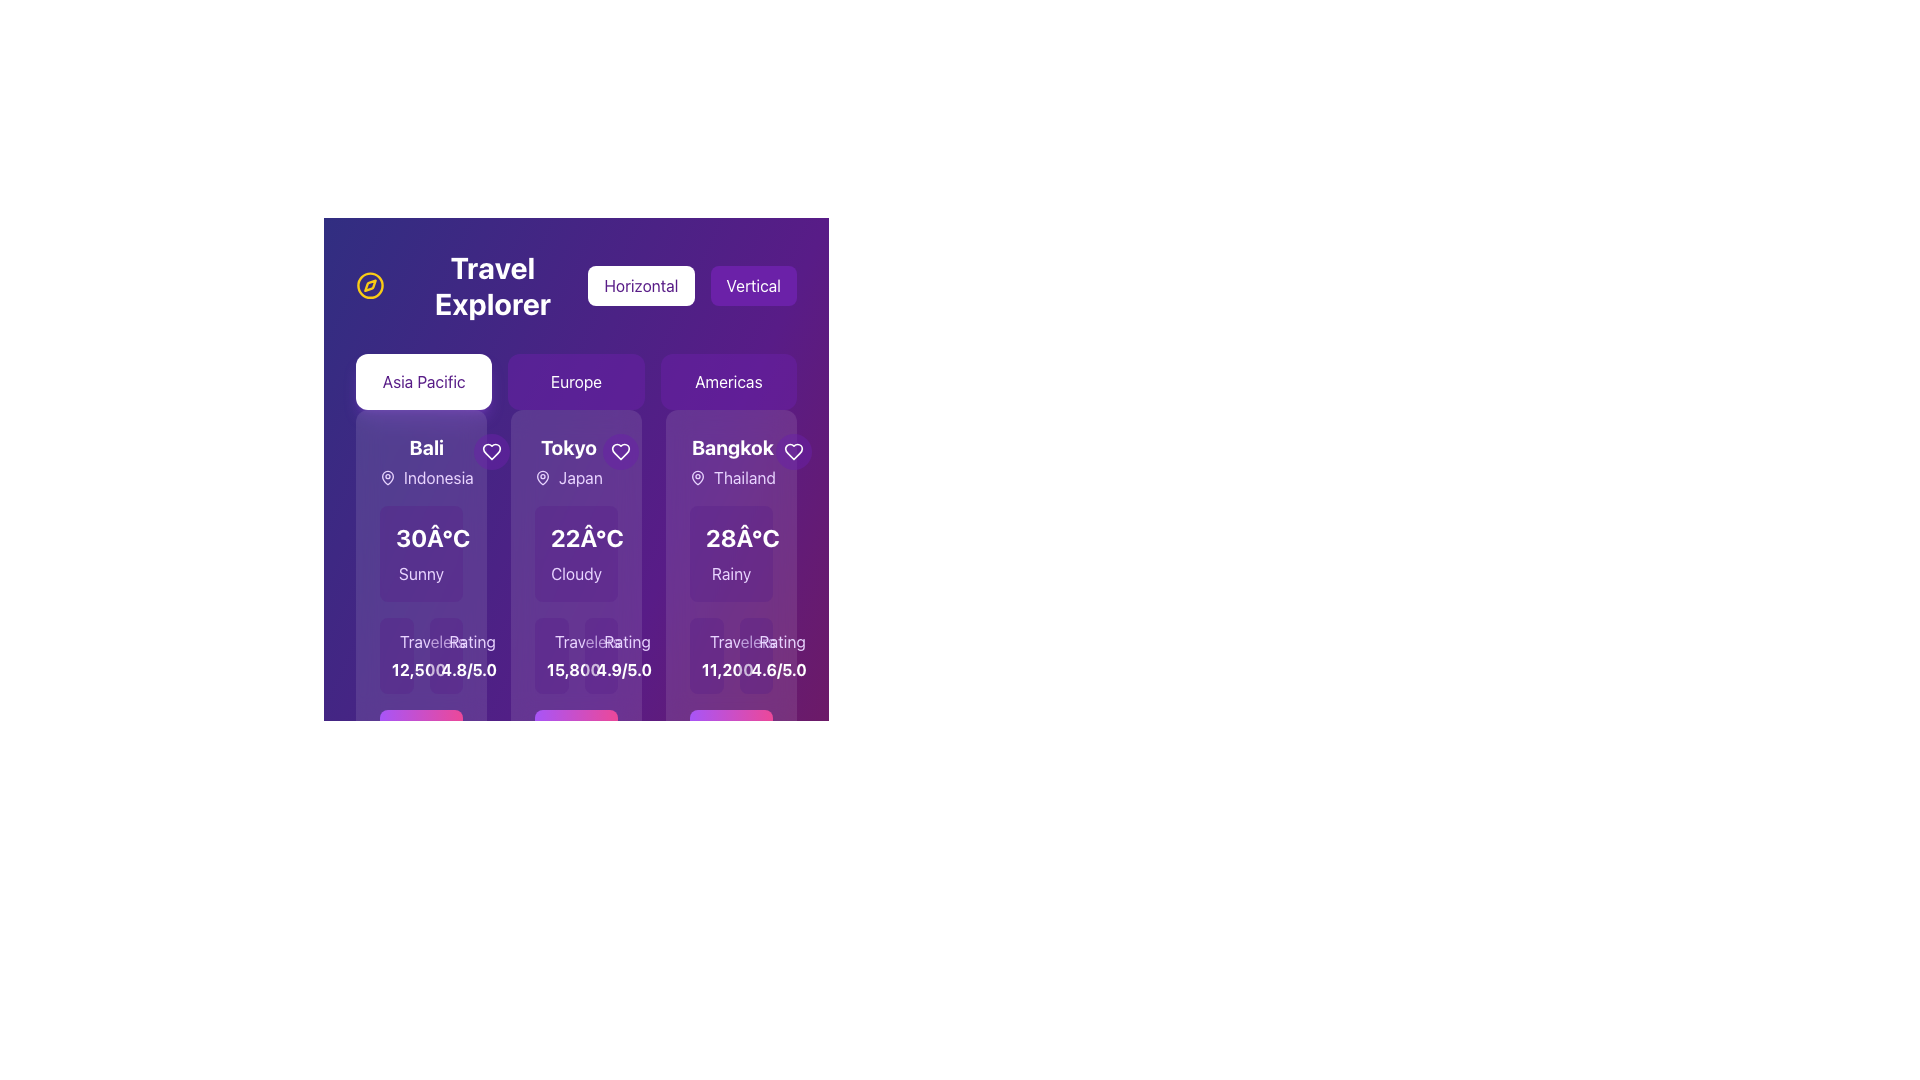 This screenshot has height=1080, width=1920. What do you see at coordinates (730, 554) in the screenshot?
I see `the weather condition and temperature display for the Bangkok destination, located at the center of the card in the grid layout` at bounding box center [730, 554].